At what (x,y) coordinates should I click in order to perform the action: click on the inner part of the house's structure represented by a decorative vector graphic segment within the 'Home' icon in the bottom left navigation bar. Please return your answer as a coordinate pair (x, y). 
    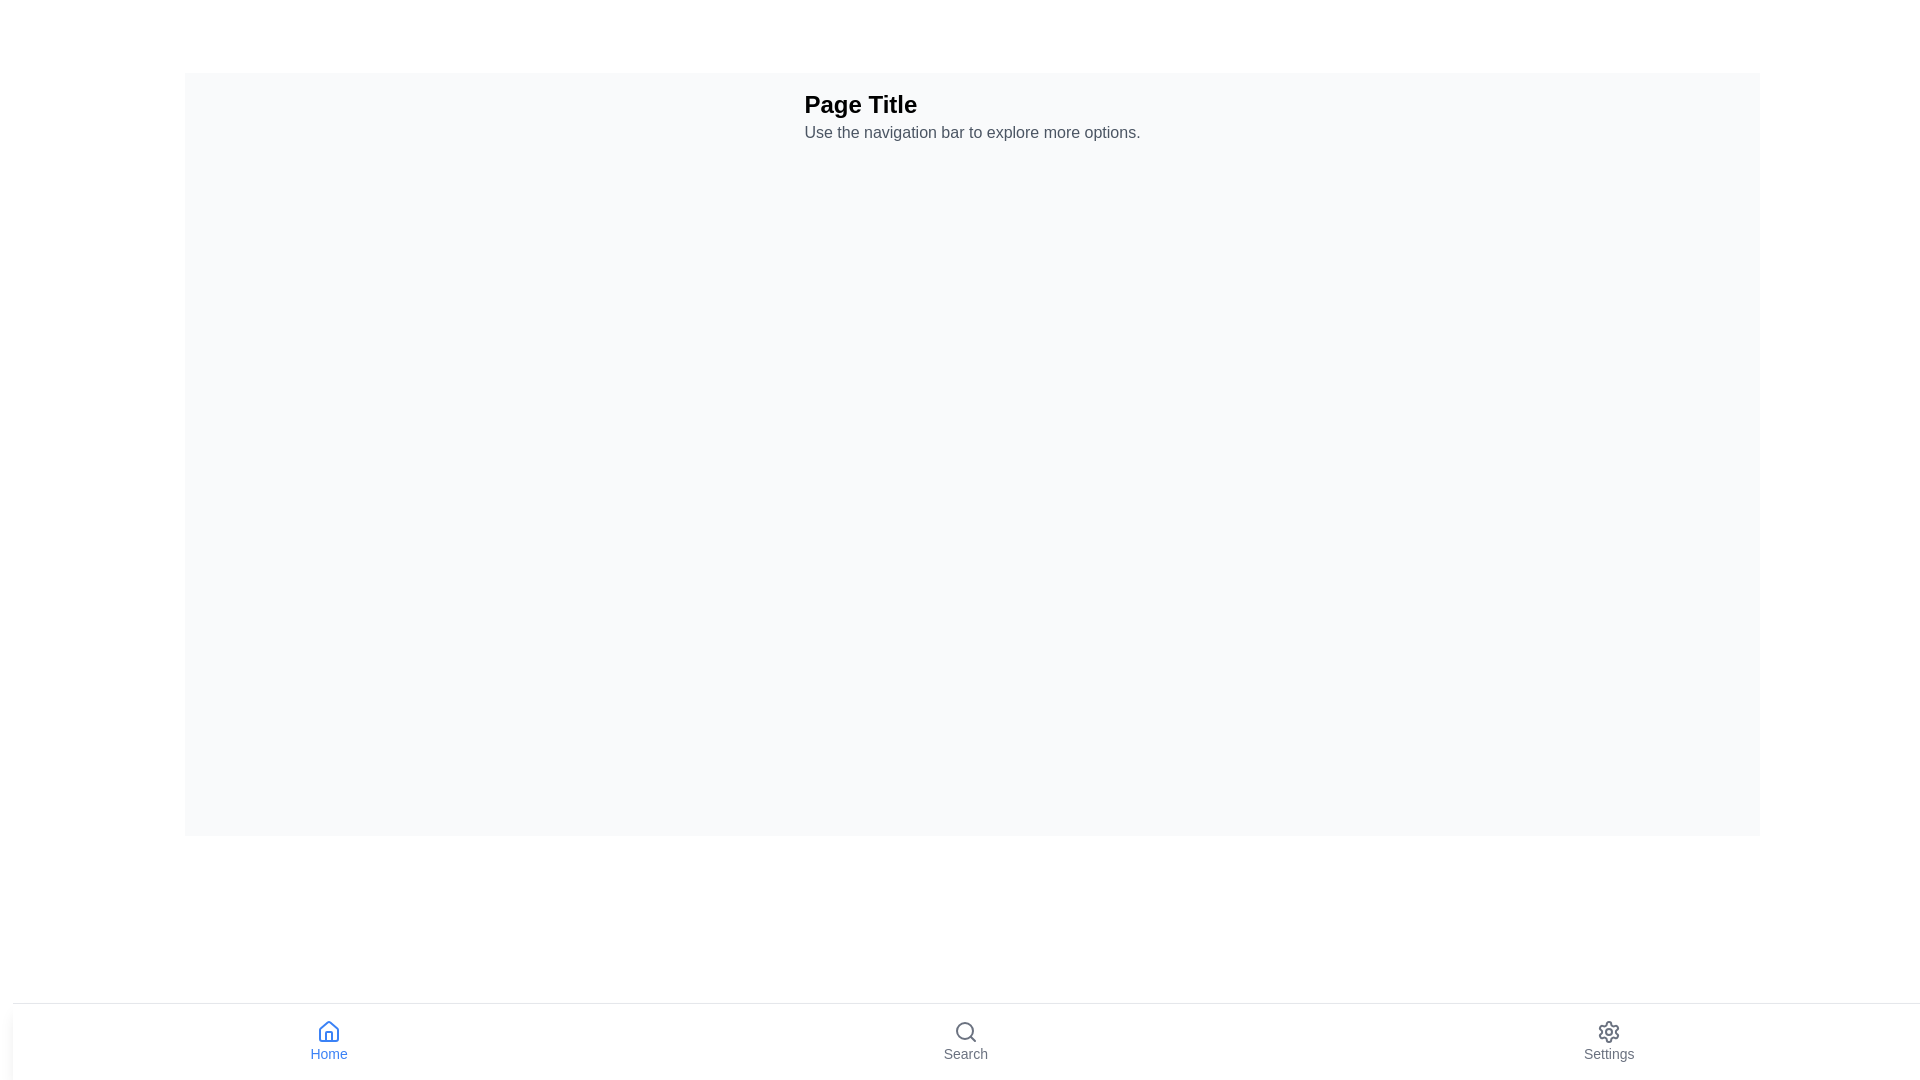
    Looking at the image, I should click on (329, 1035).